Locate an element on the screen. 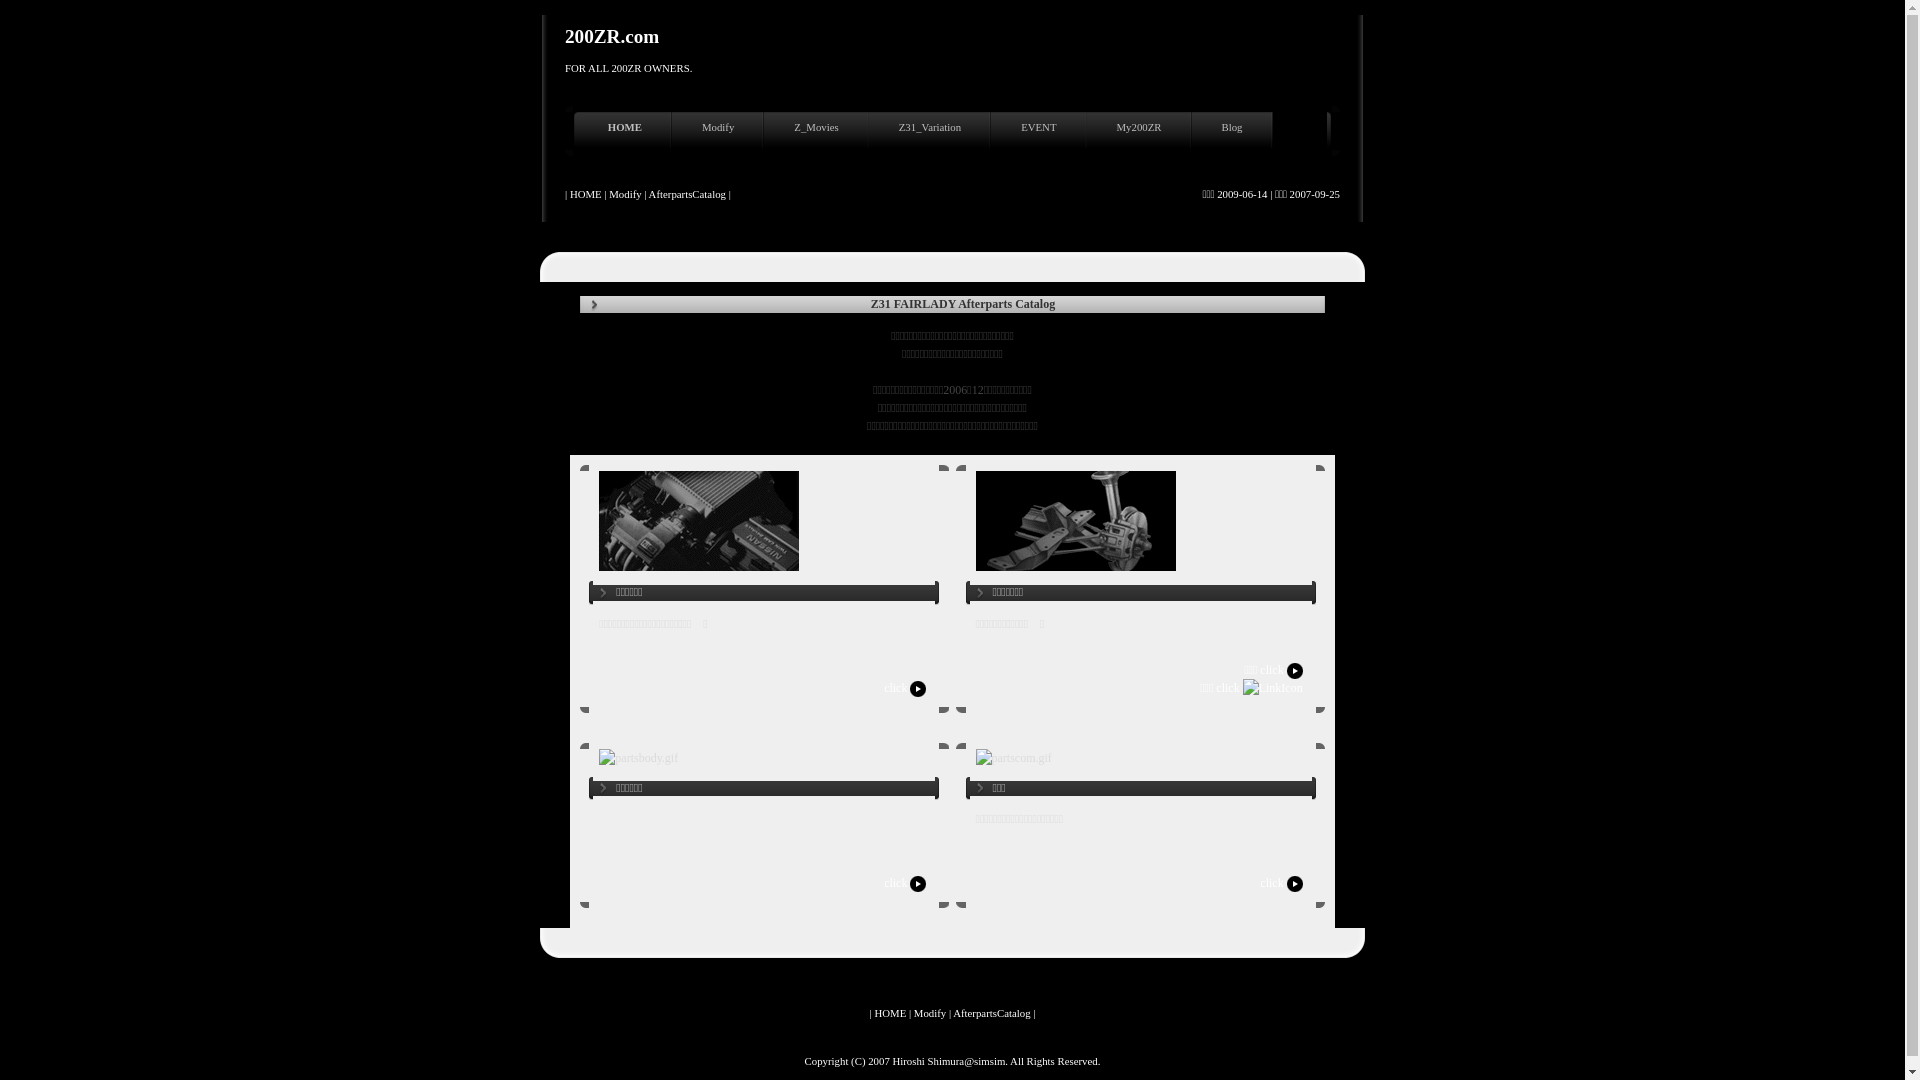 This screenshot has height=1080, width=1920. 'click' is located at coordinates (882, 686).